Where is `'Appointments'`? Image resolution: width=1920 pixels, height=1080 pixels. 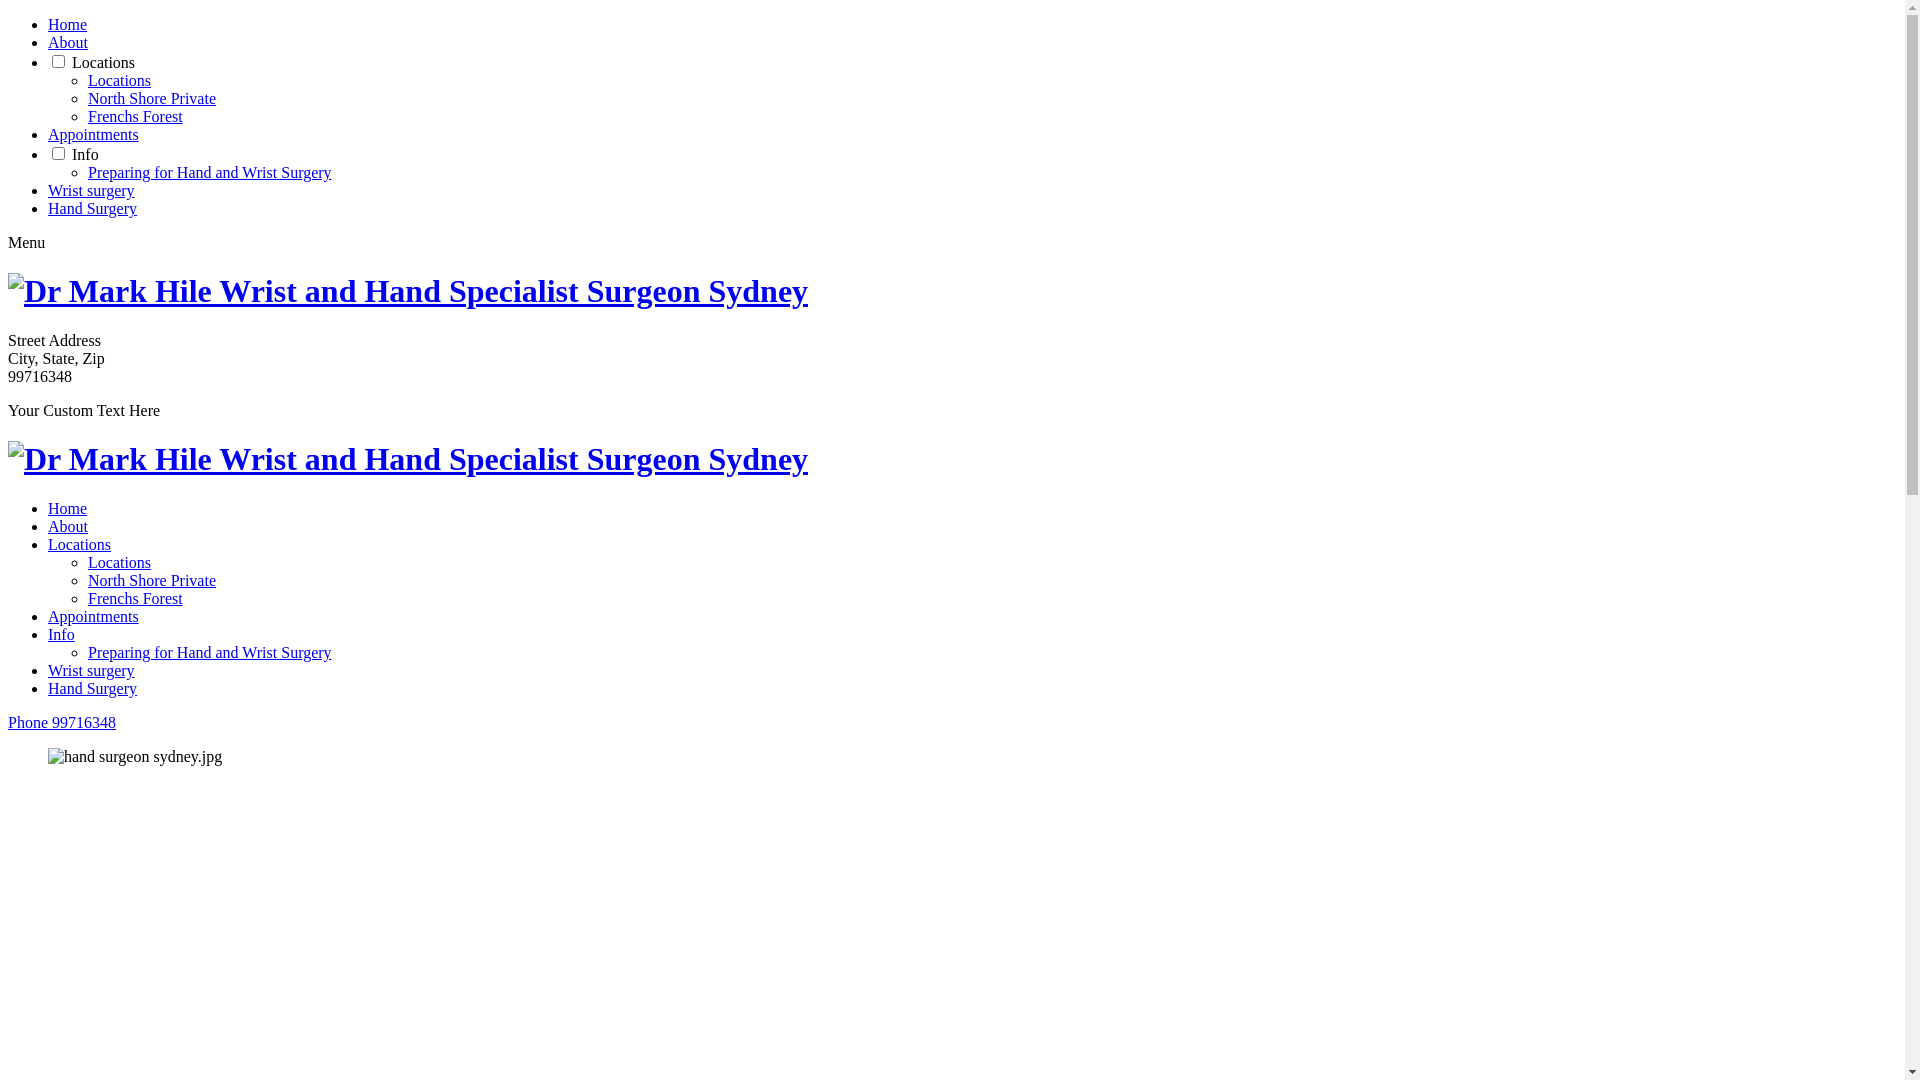 'Appointments' is located at coordinates (92, 134).